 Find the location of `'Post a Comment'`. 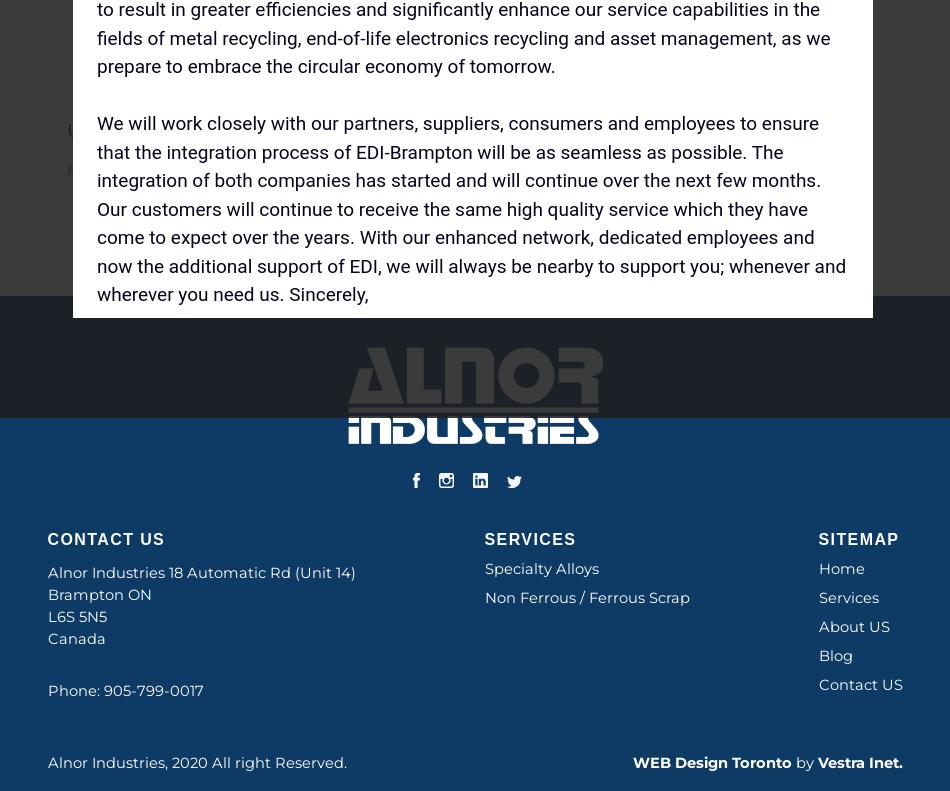

'Post a Comment' is located at coordinates (473, 219).